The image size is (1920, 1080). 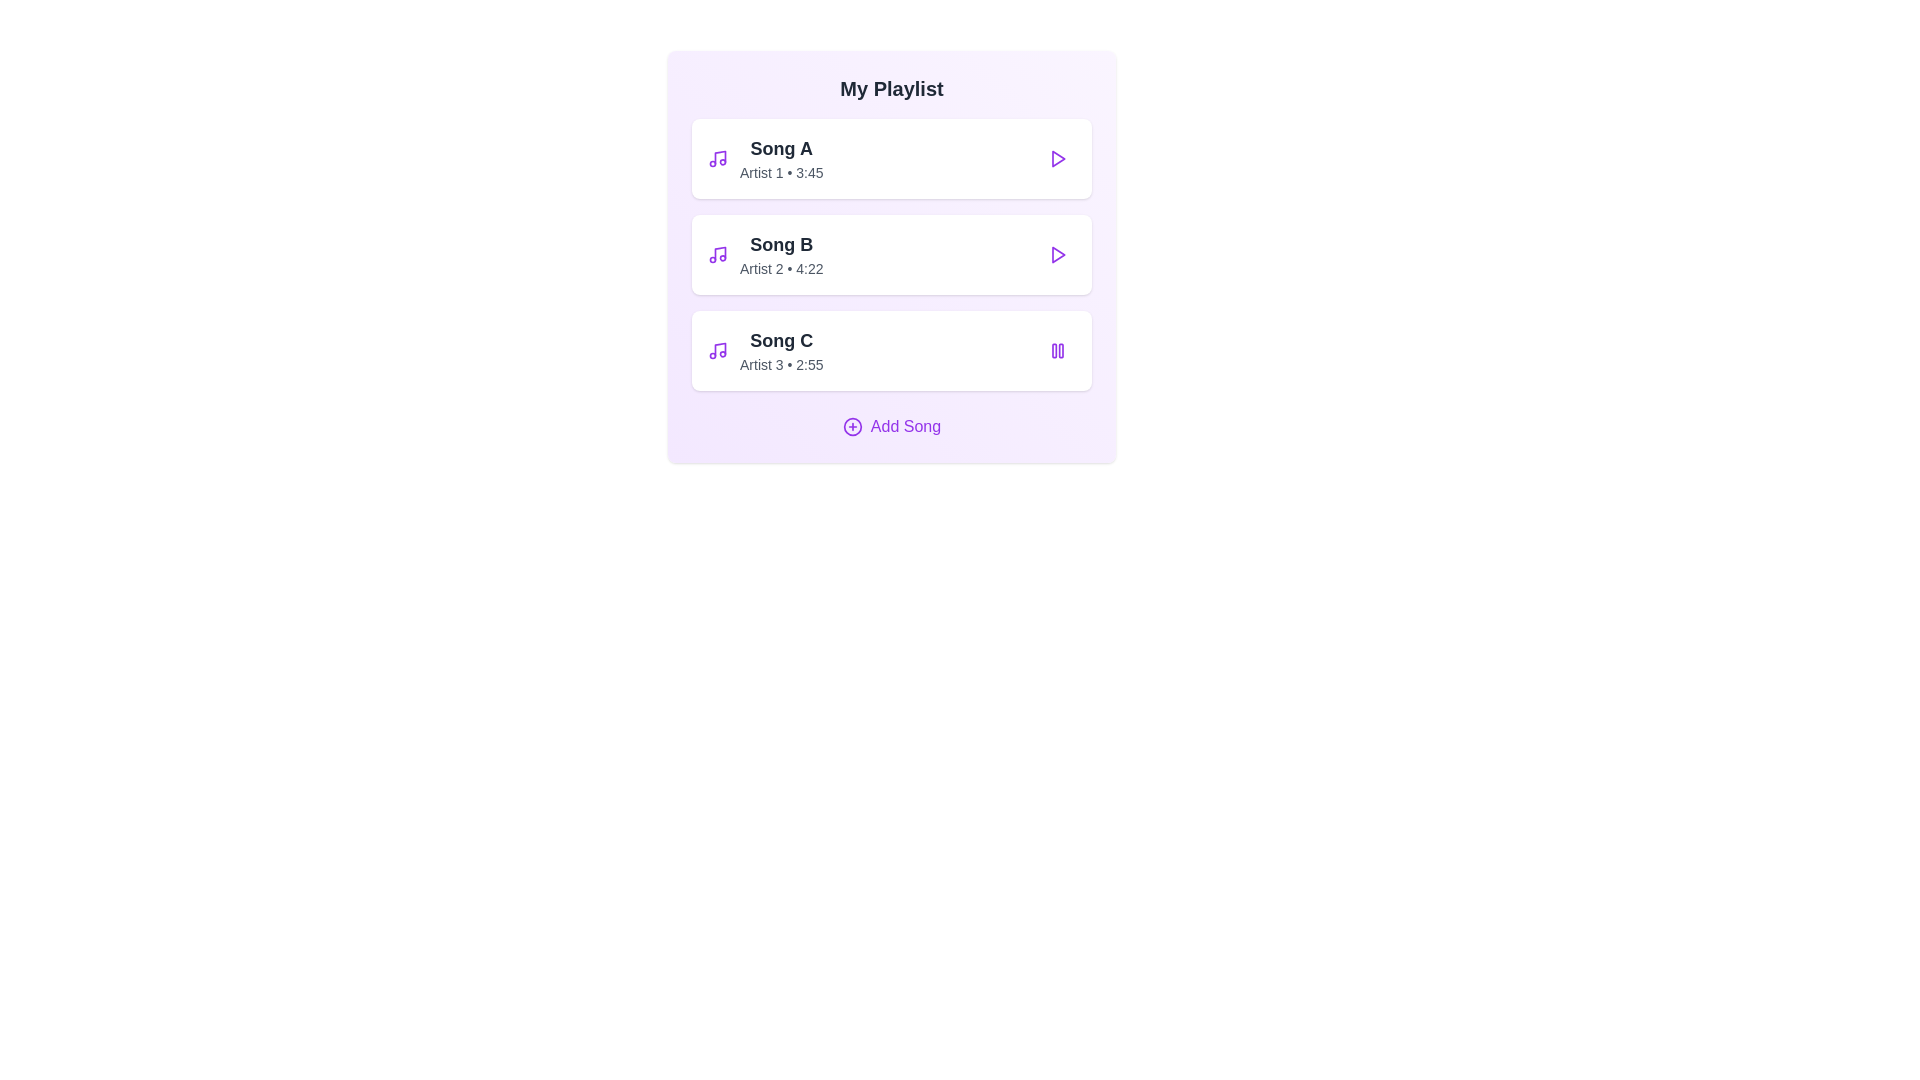 What do you see at coordinates (891, 426) in the screenshot?
I see `the 'Add Song' button to open the interface for adding a new song to the playlist` at bounding box center [891, 426].